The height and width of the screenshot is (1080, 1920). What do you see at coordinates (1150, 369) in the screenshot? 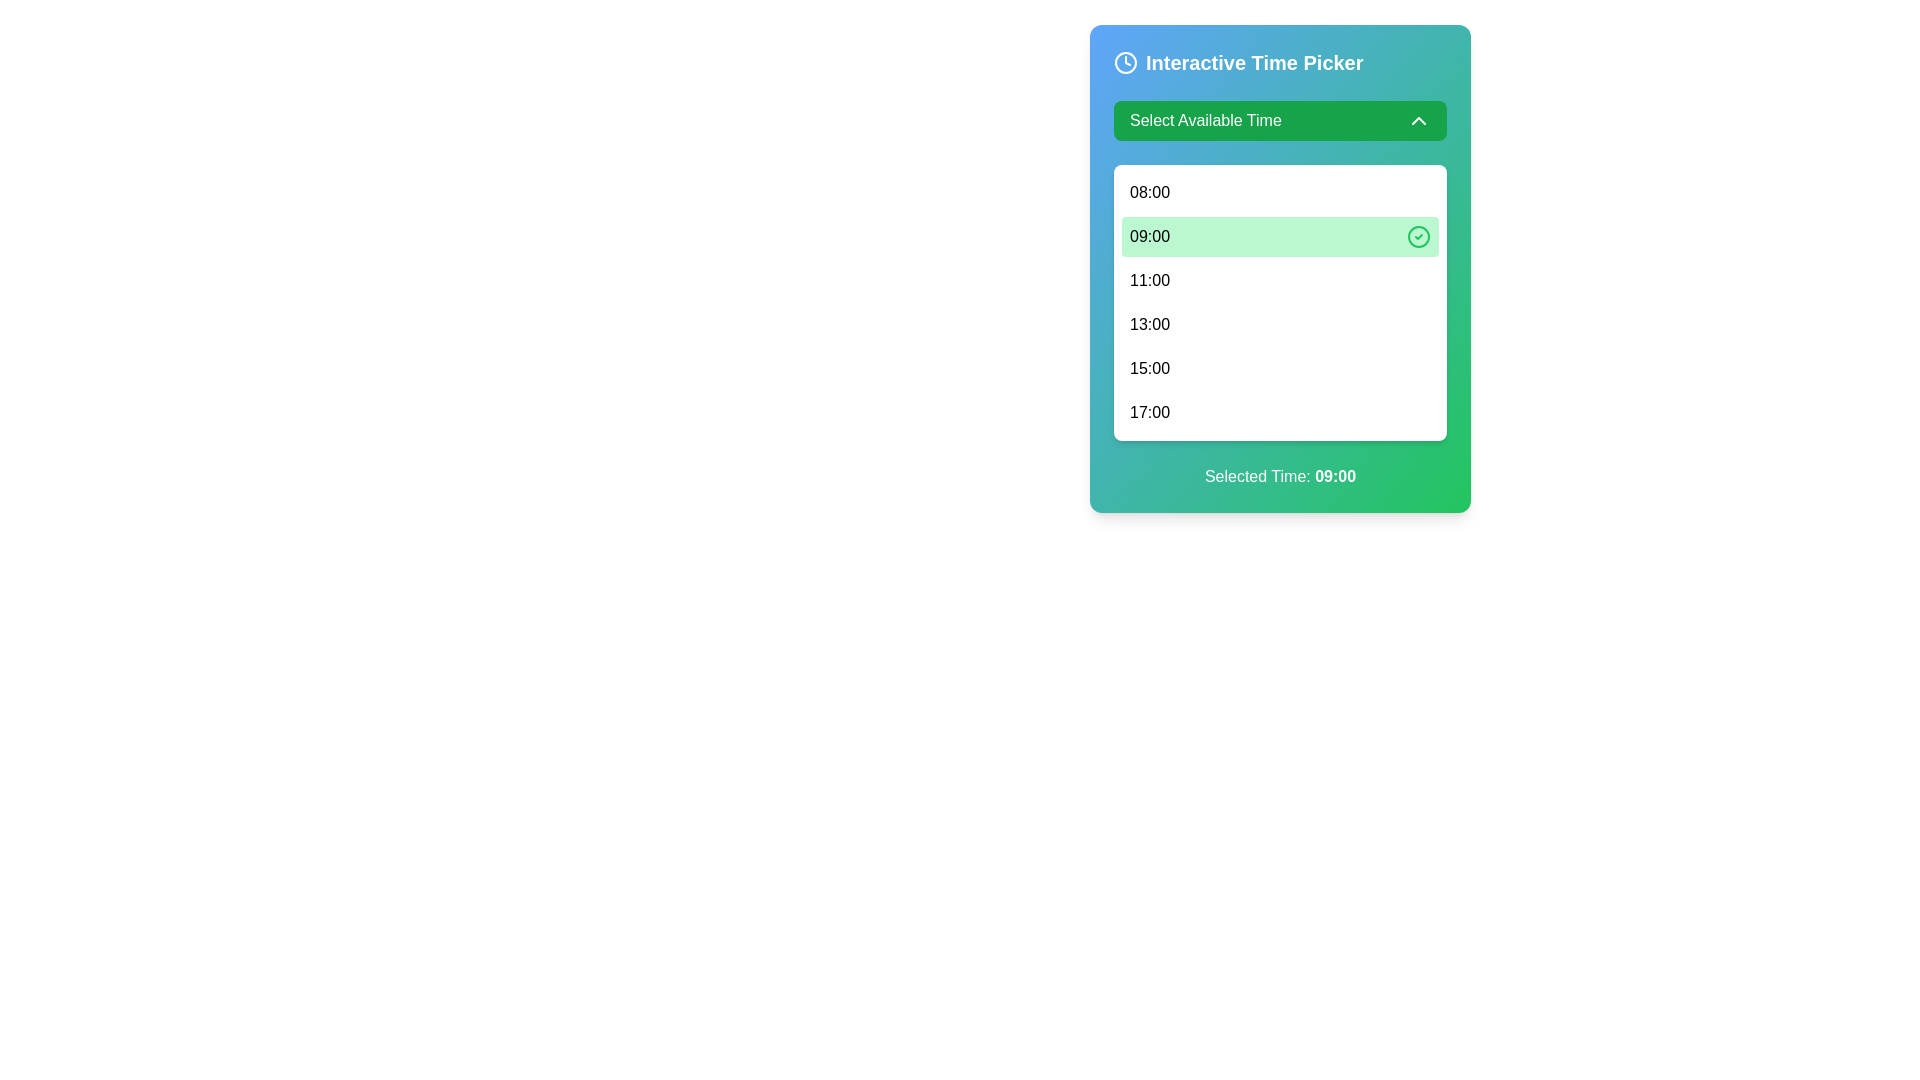
I see `the text label displaying the time '15:00'` at bounding box center [1150, 369].